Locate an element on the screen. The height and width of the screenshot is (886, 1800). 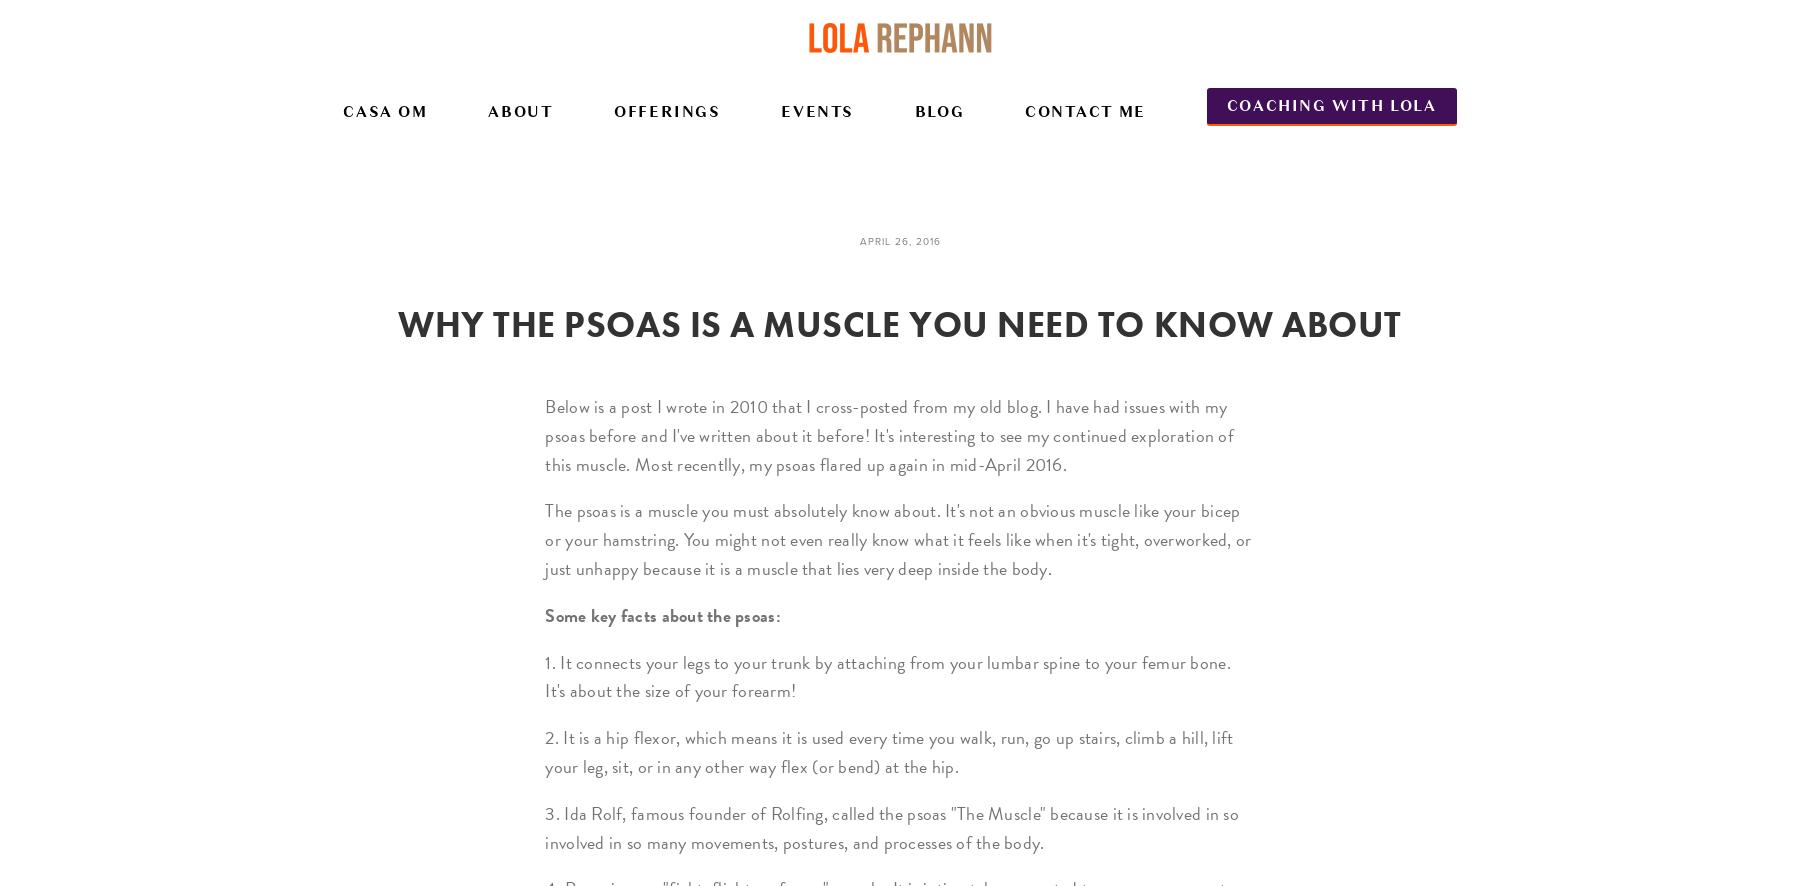
'Events' is located at coordinates (817, 111).